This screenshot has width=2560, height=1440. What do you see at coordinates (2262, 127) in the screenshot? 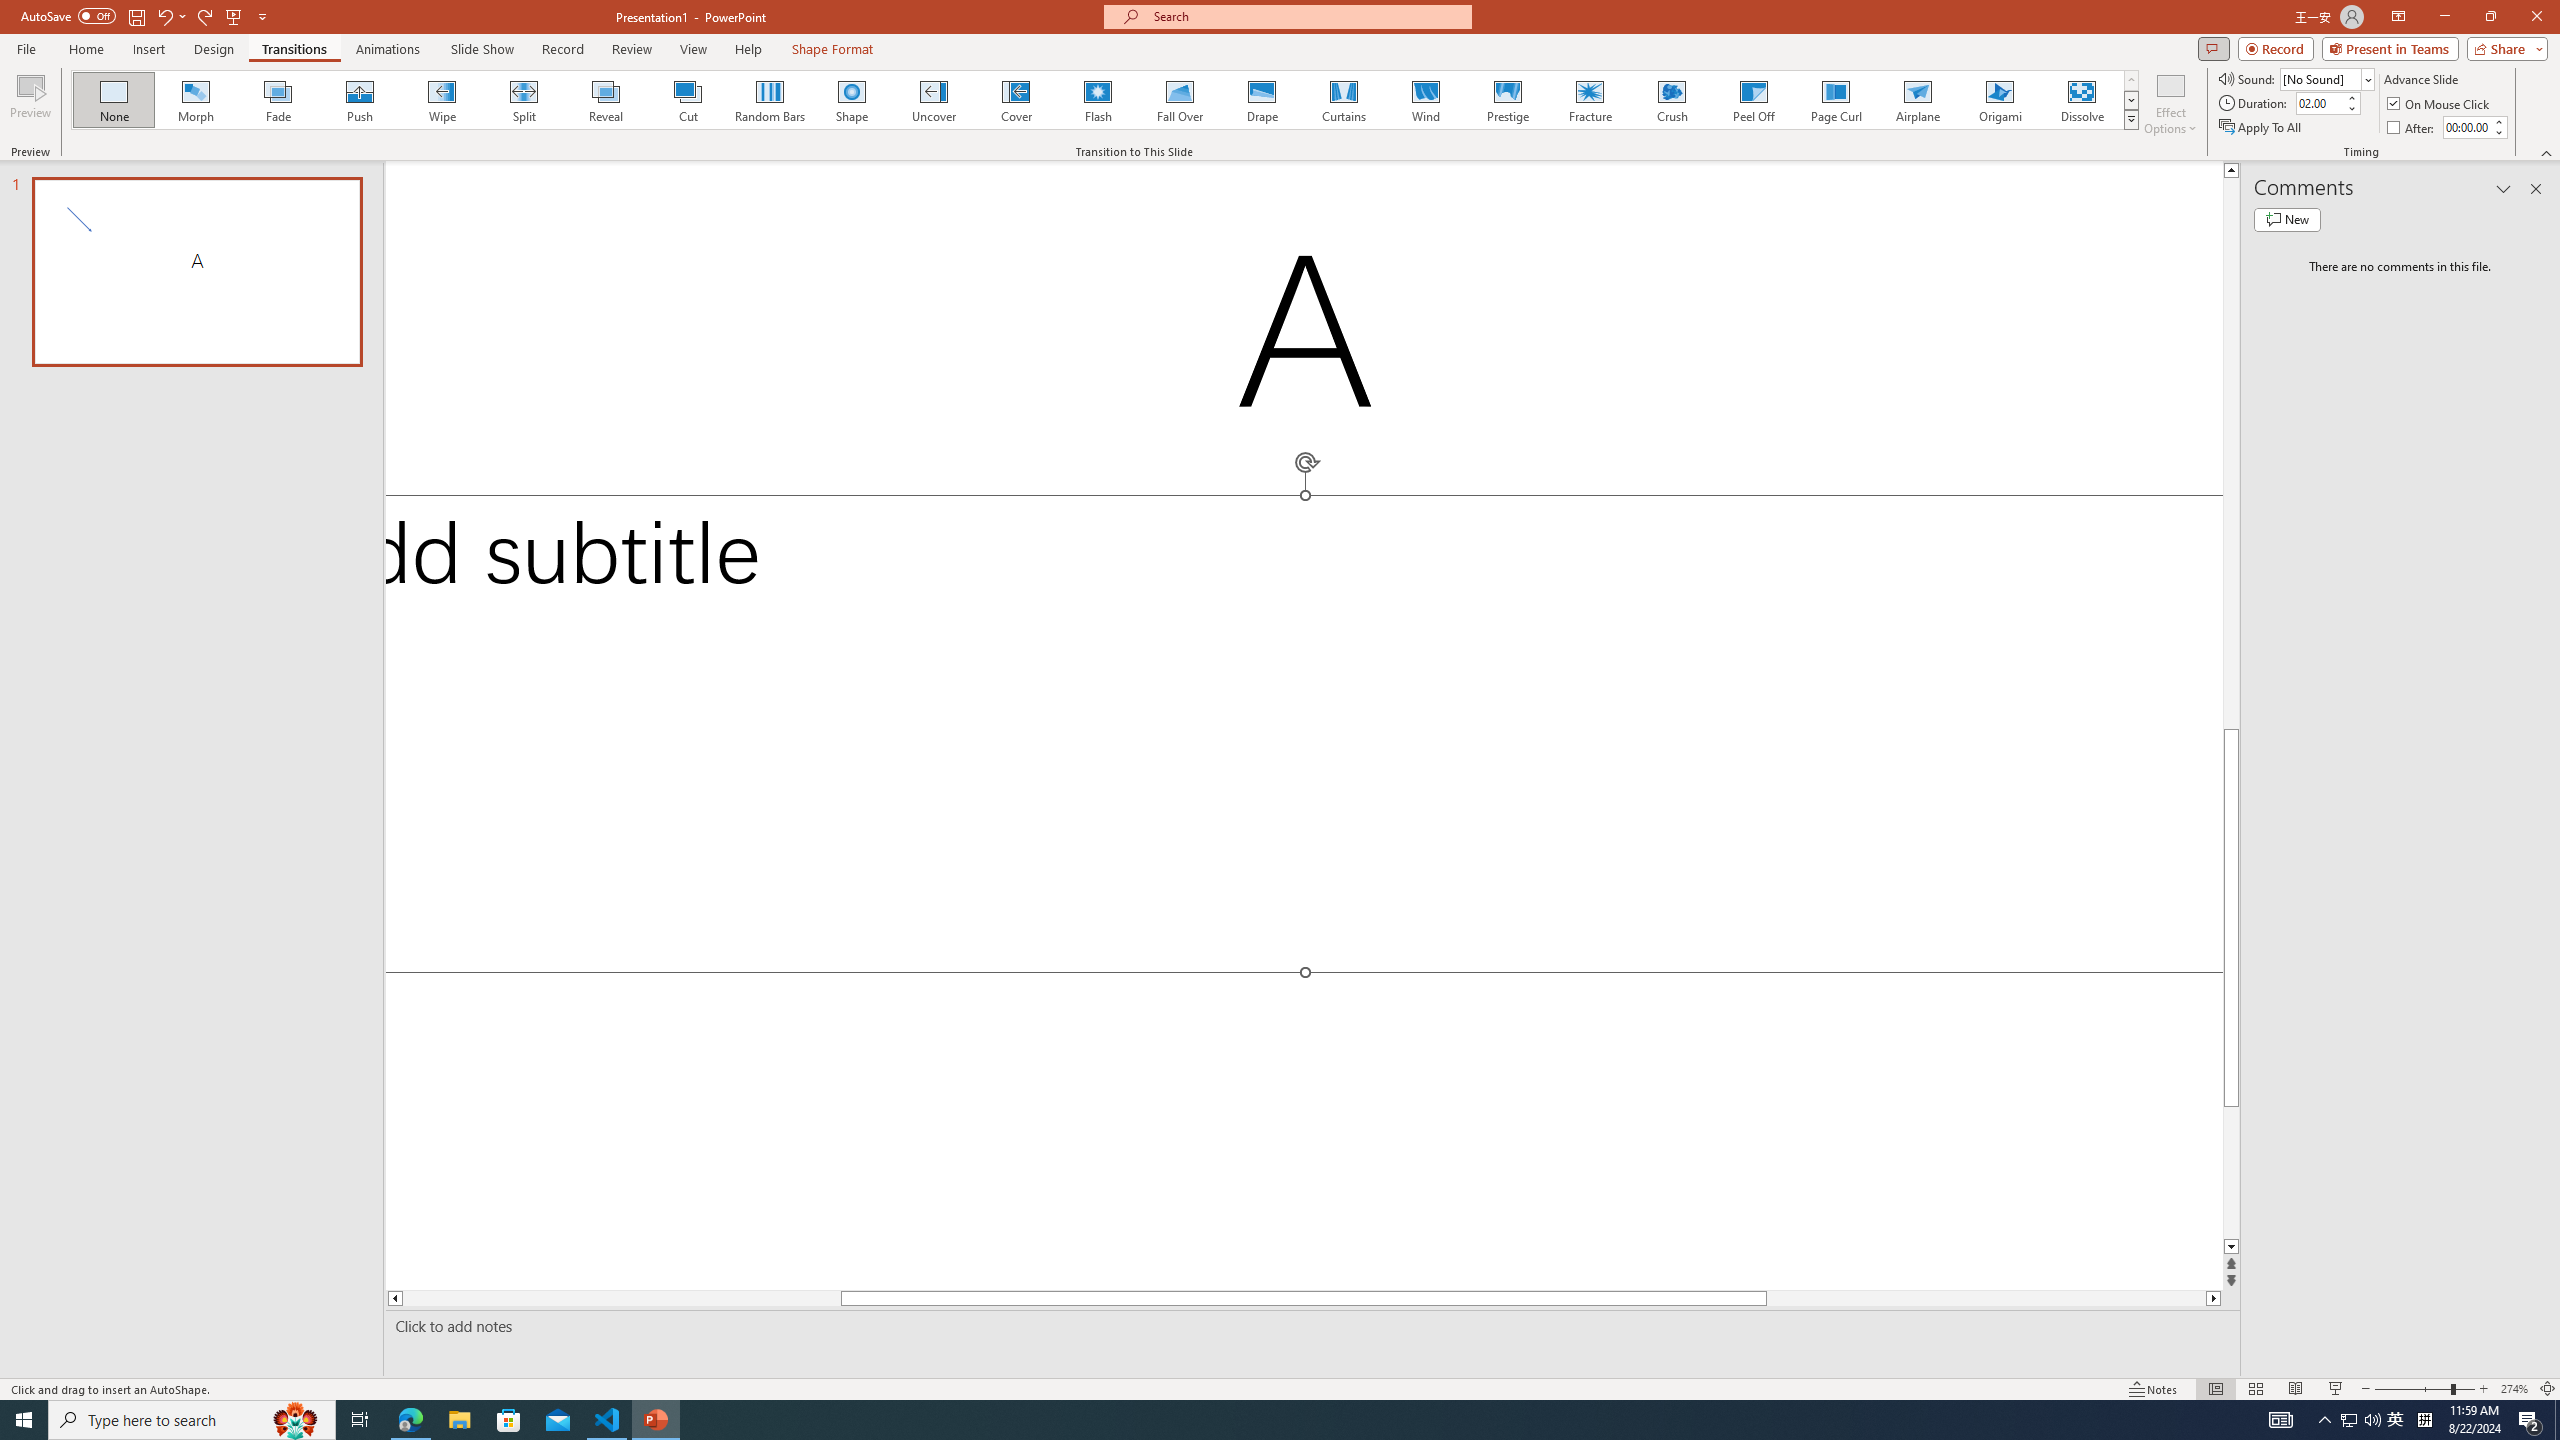
I see `'Apply To All'` at bounding box center [2262, 127].